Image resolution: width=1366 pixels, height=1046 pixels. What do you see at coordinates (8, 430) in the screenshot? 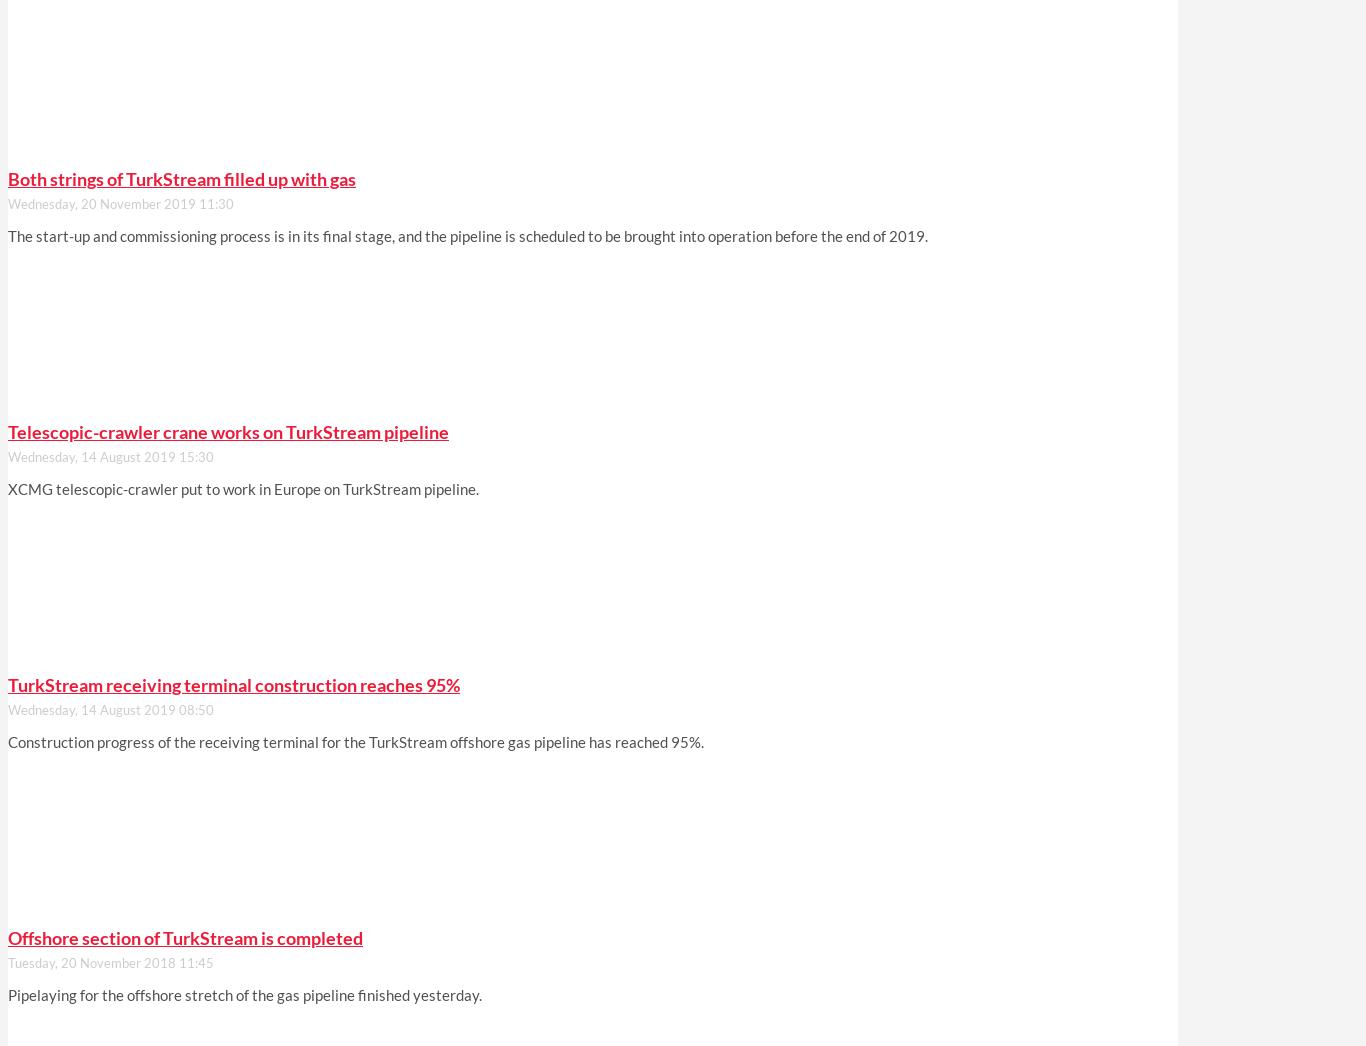
I see `'Telescopic-crawler crane works on TurkStream pipeline'` at bounding box center [8, 430].